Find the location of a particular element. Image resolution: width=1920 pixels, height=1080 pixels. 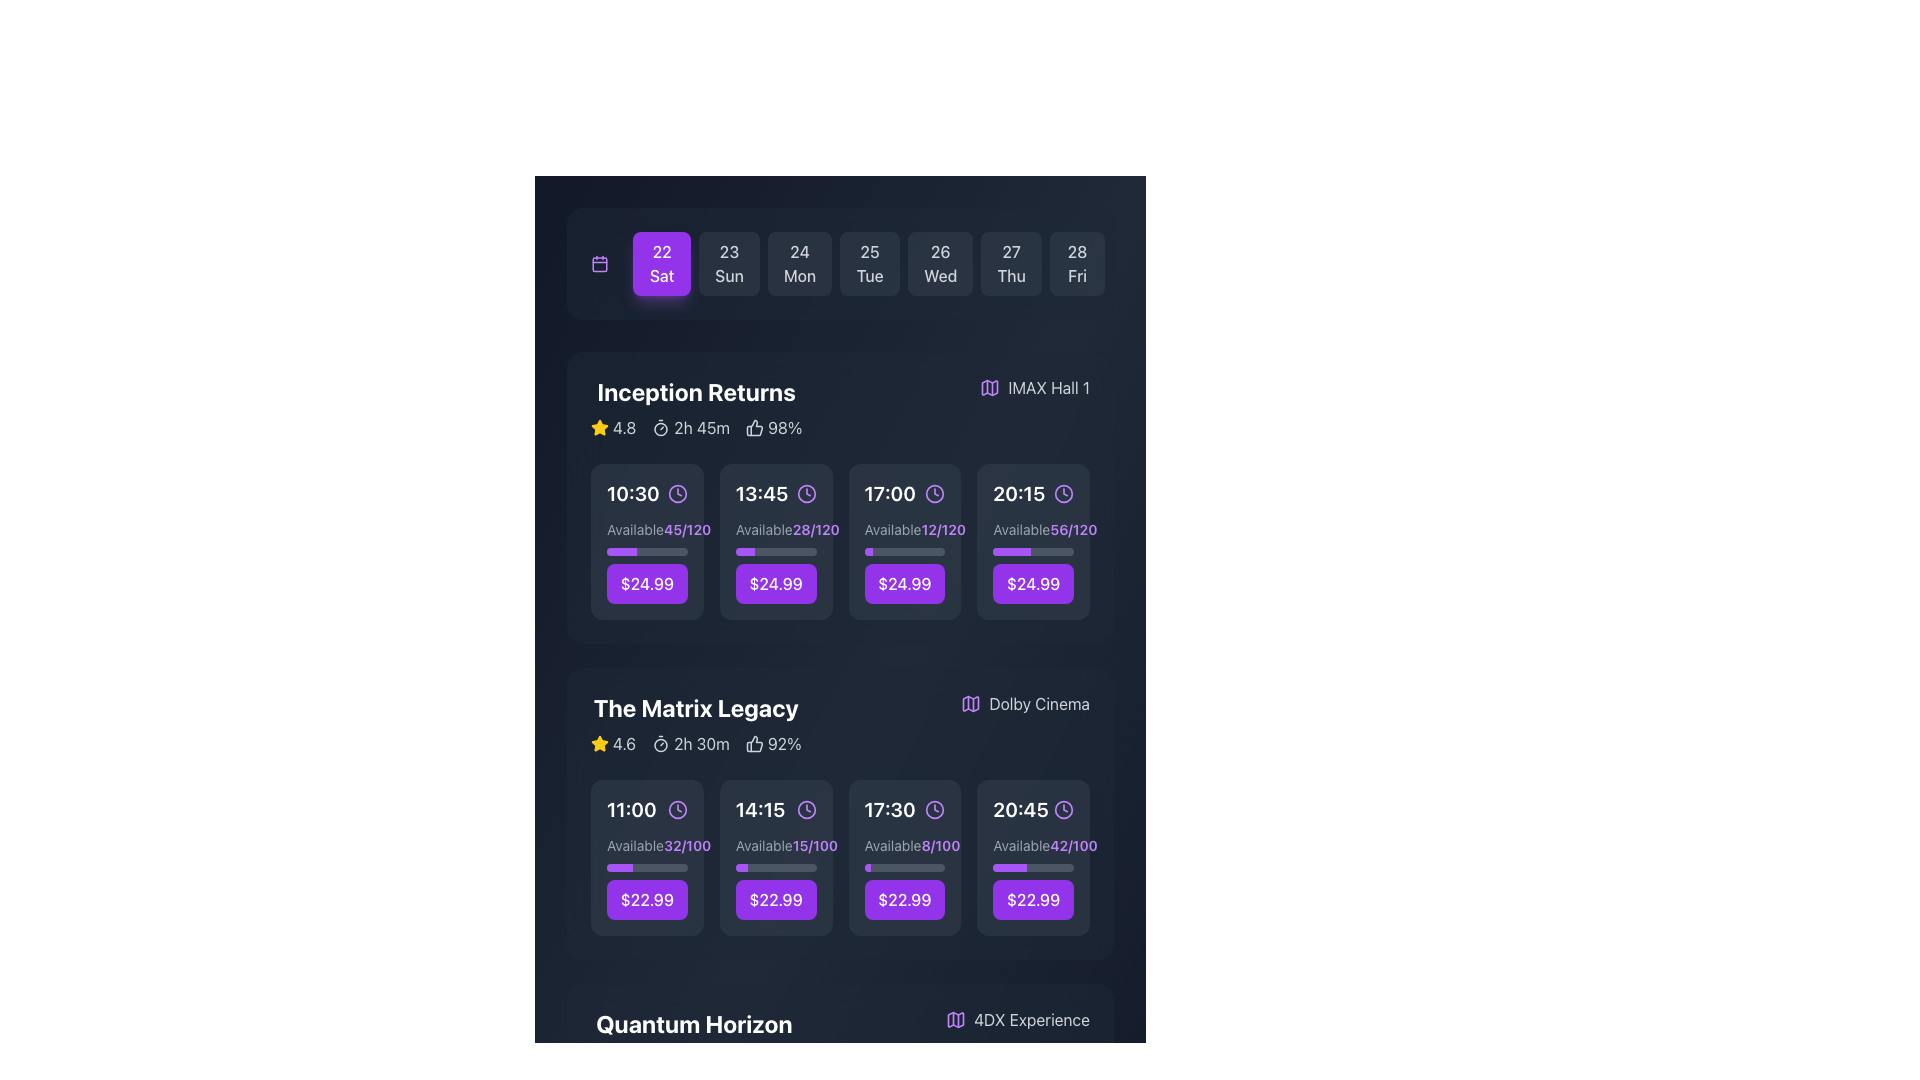

the interactive card displaying movie showtime details located at the far right of the 'Inception Returns' section is located at coordinates (1032, 542).